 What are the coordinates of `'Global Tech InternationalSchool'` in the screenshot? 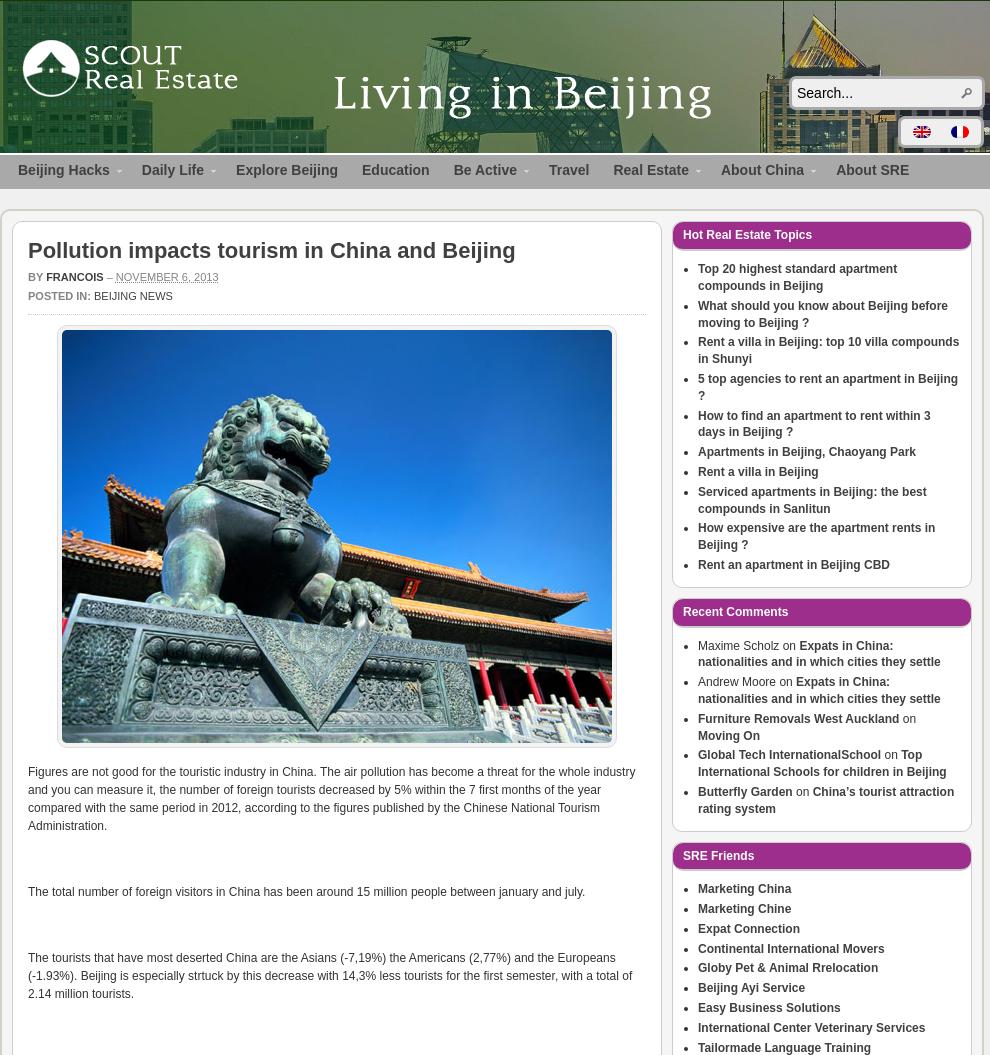 It's located at (789, 754).